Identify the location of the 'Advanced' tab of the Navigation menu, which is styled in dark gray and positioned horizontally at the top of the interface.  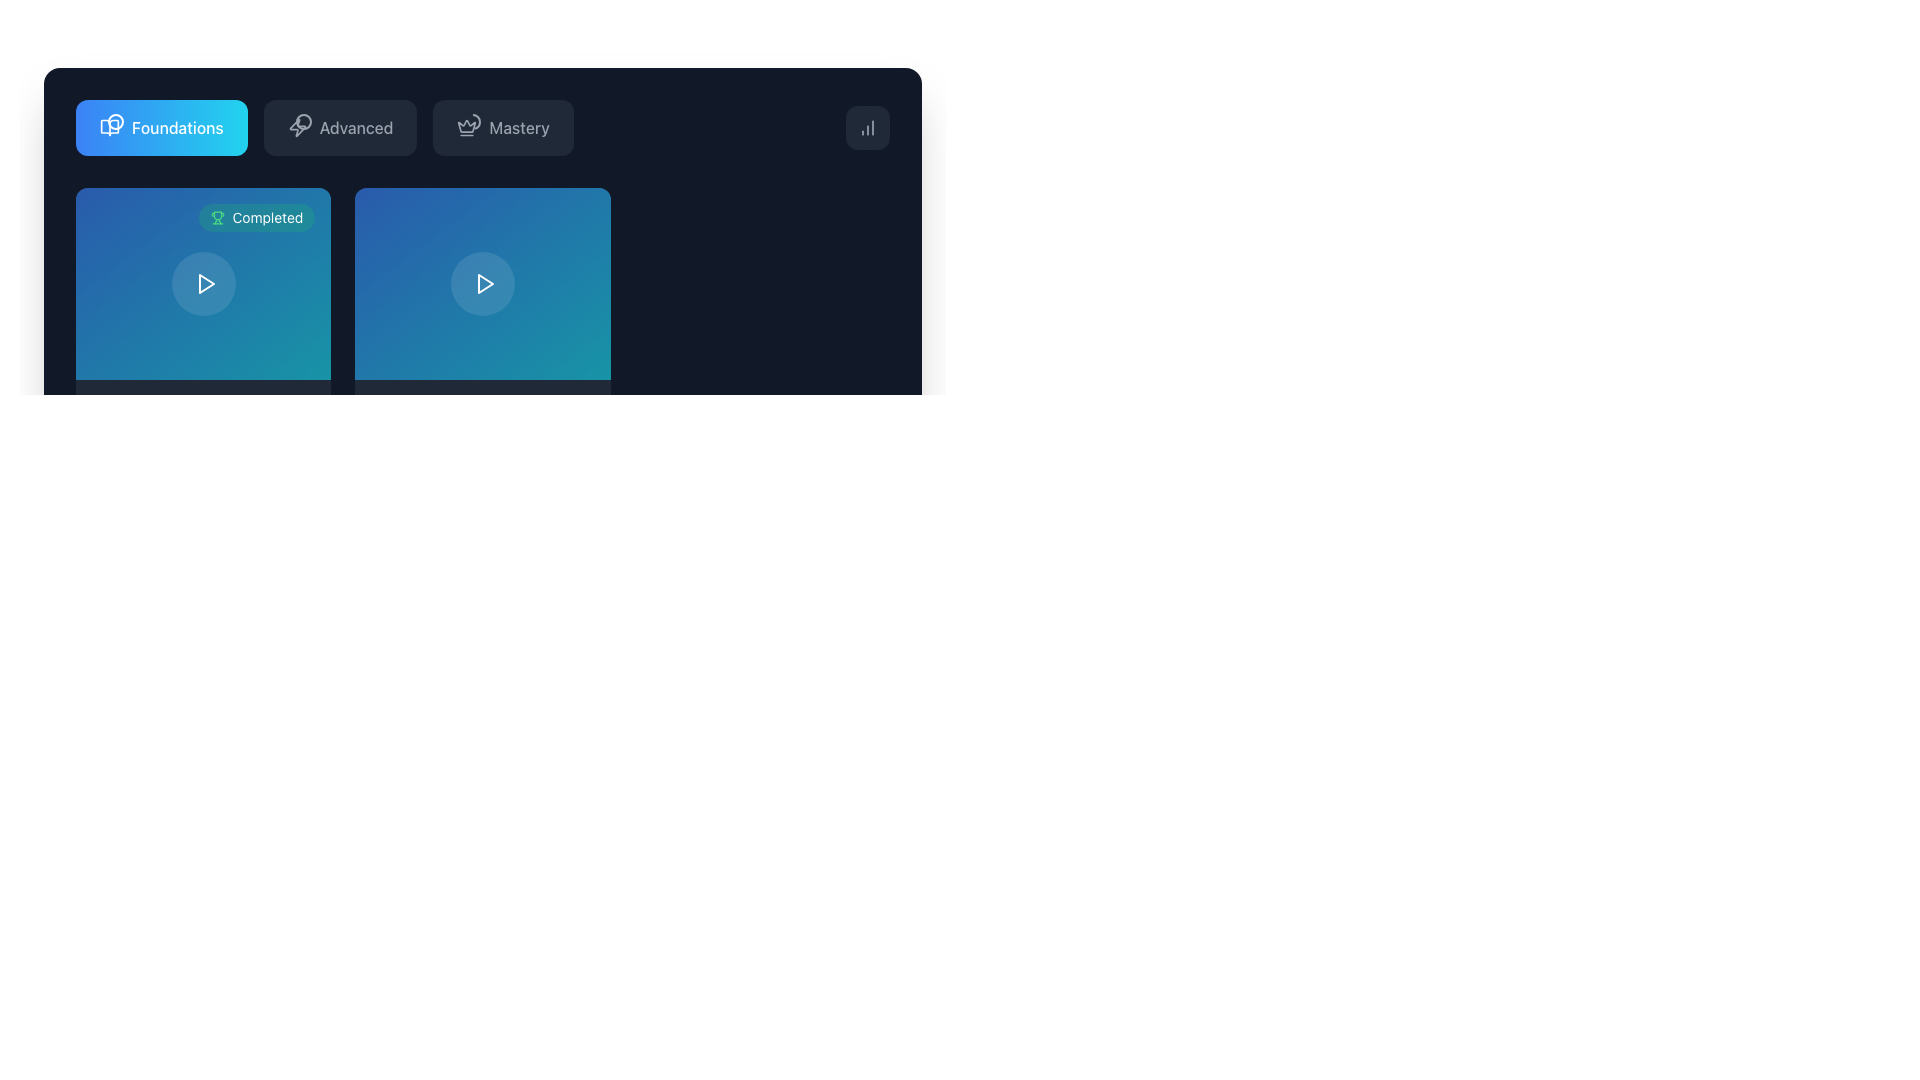
(324, 127).